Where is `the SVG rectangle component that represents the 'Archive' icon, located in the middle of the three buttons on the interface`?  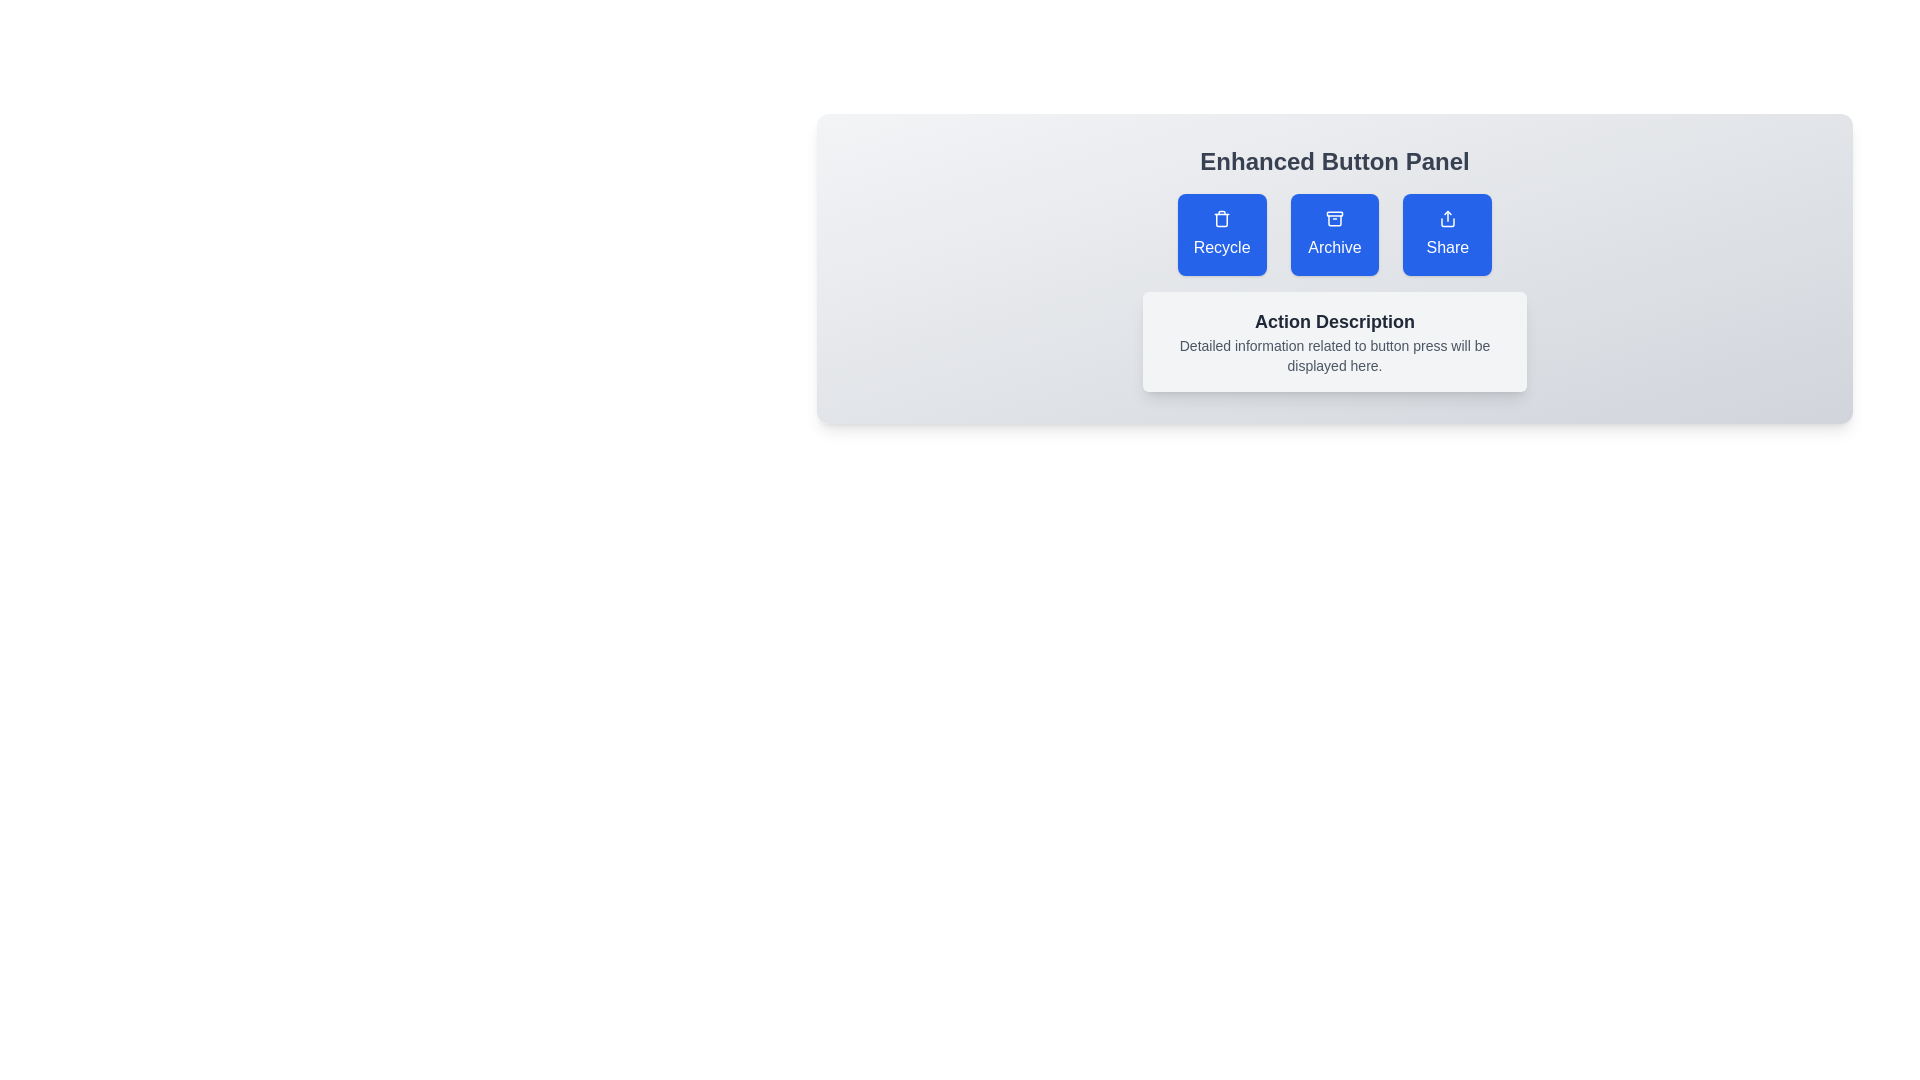 the SVG rectangle component that represents the 'Archive' icon, located in the middle of the three buttons on the interface is located at coordinates (1334, 213).